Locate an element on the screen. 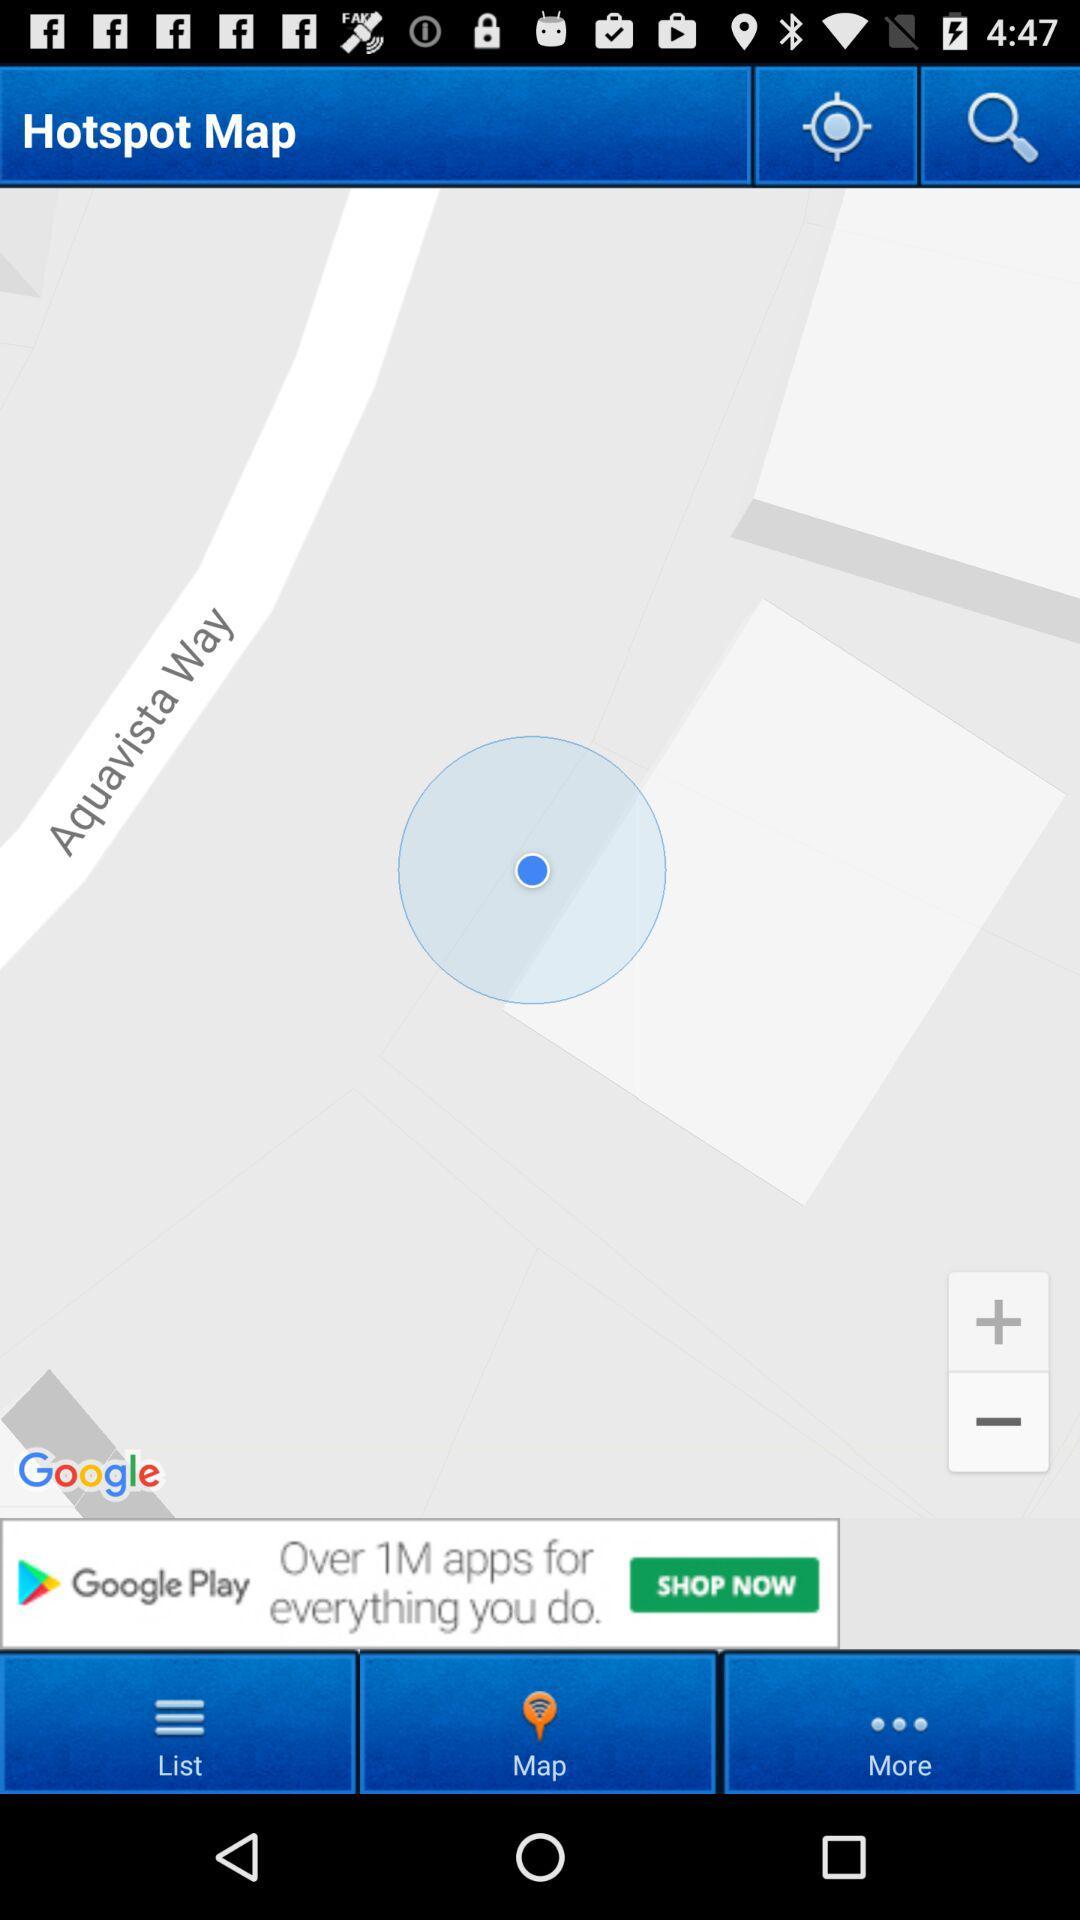 This screenshot has height=1920, width=1080. the location_crosshair icon is located at coordinates (834, 133).